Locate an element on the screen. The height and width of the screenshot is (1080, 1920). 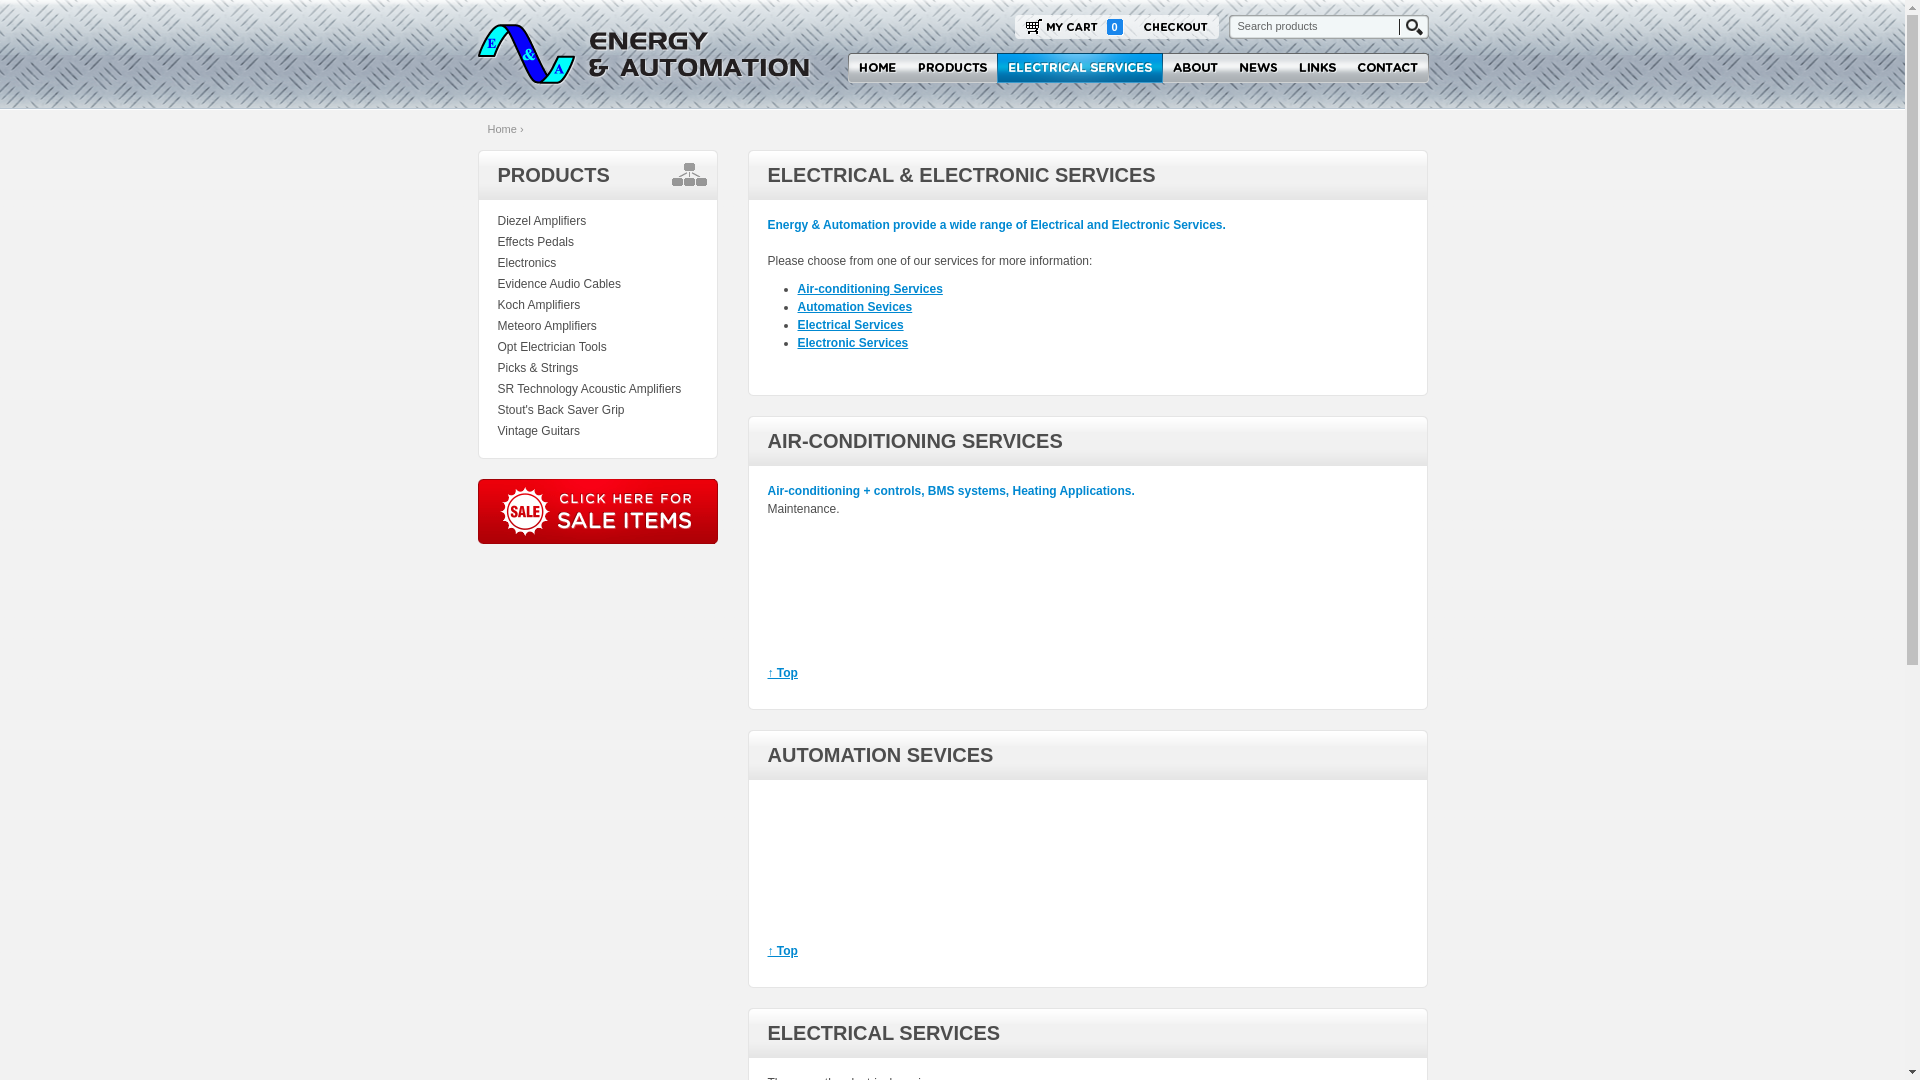
'Automation Sevices' is located at coordinates (855, 307).